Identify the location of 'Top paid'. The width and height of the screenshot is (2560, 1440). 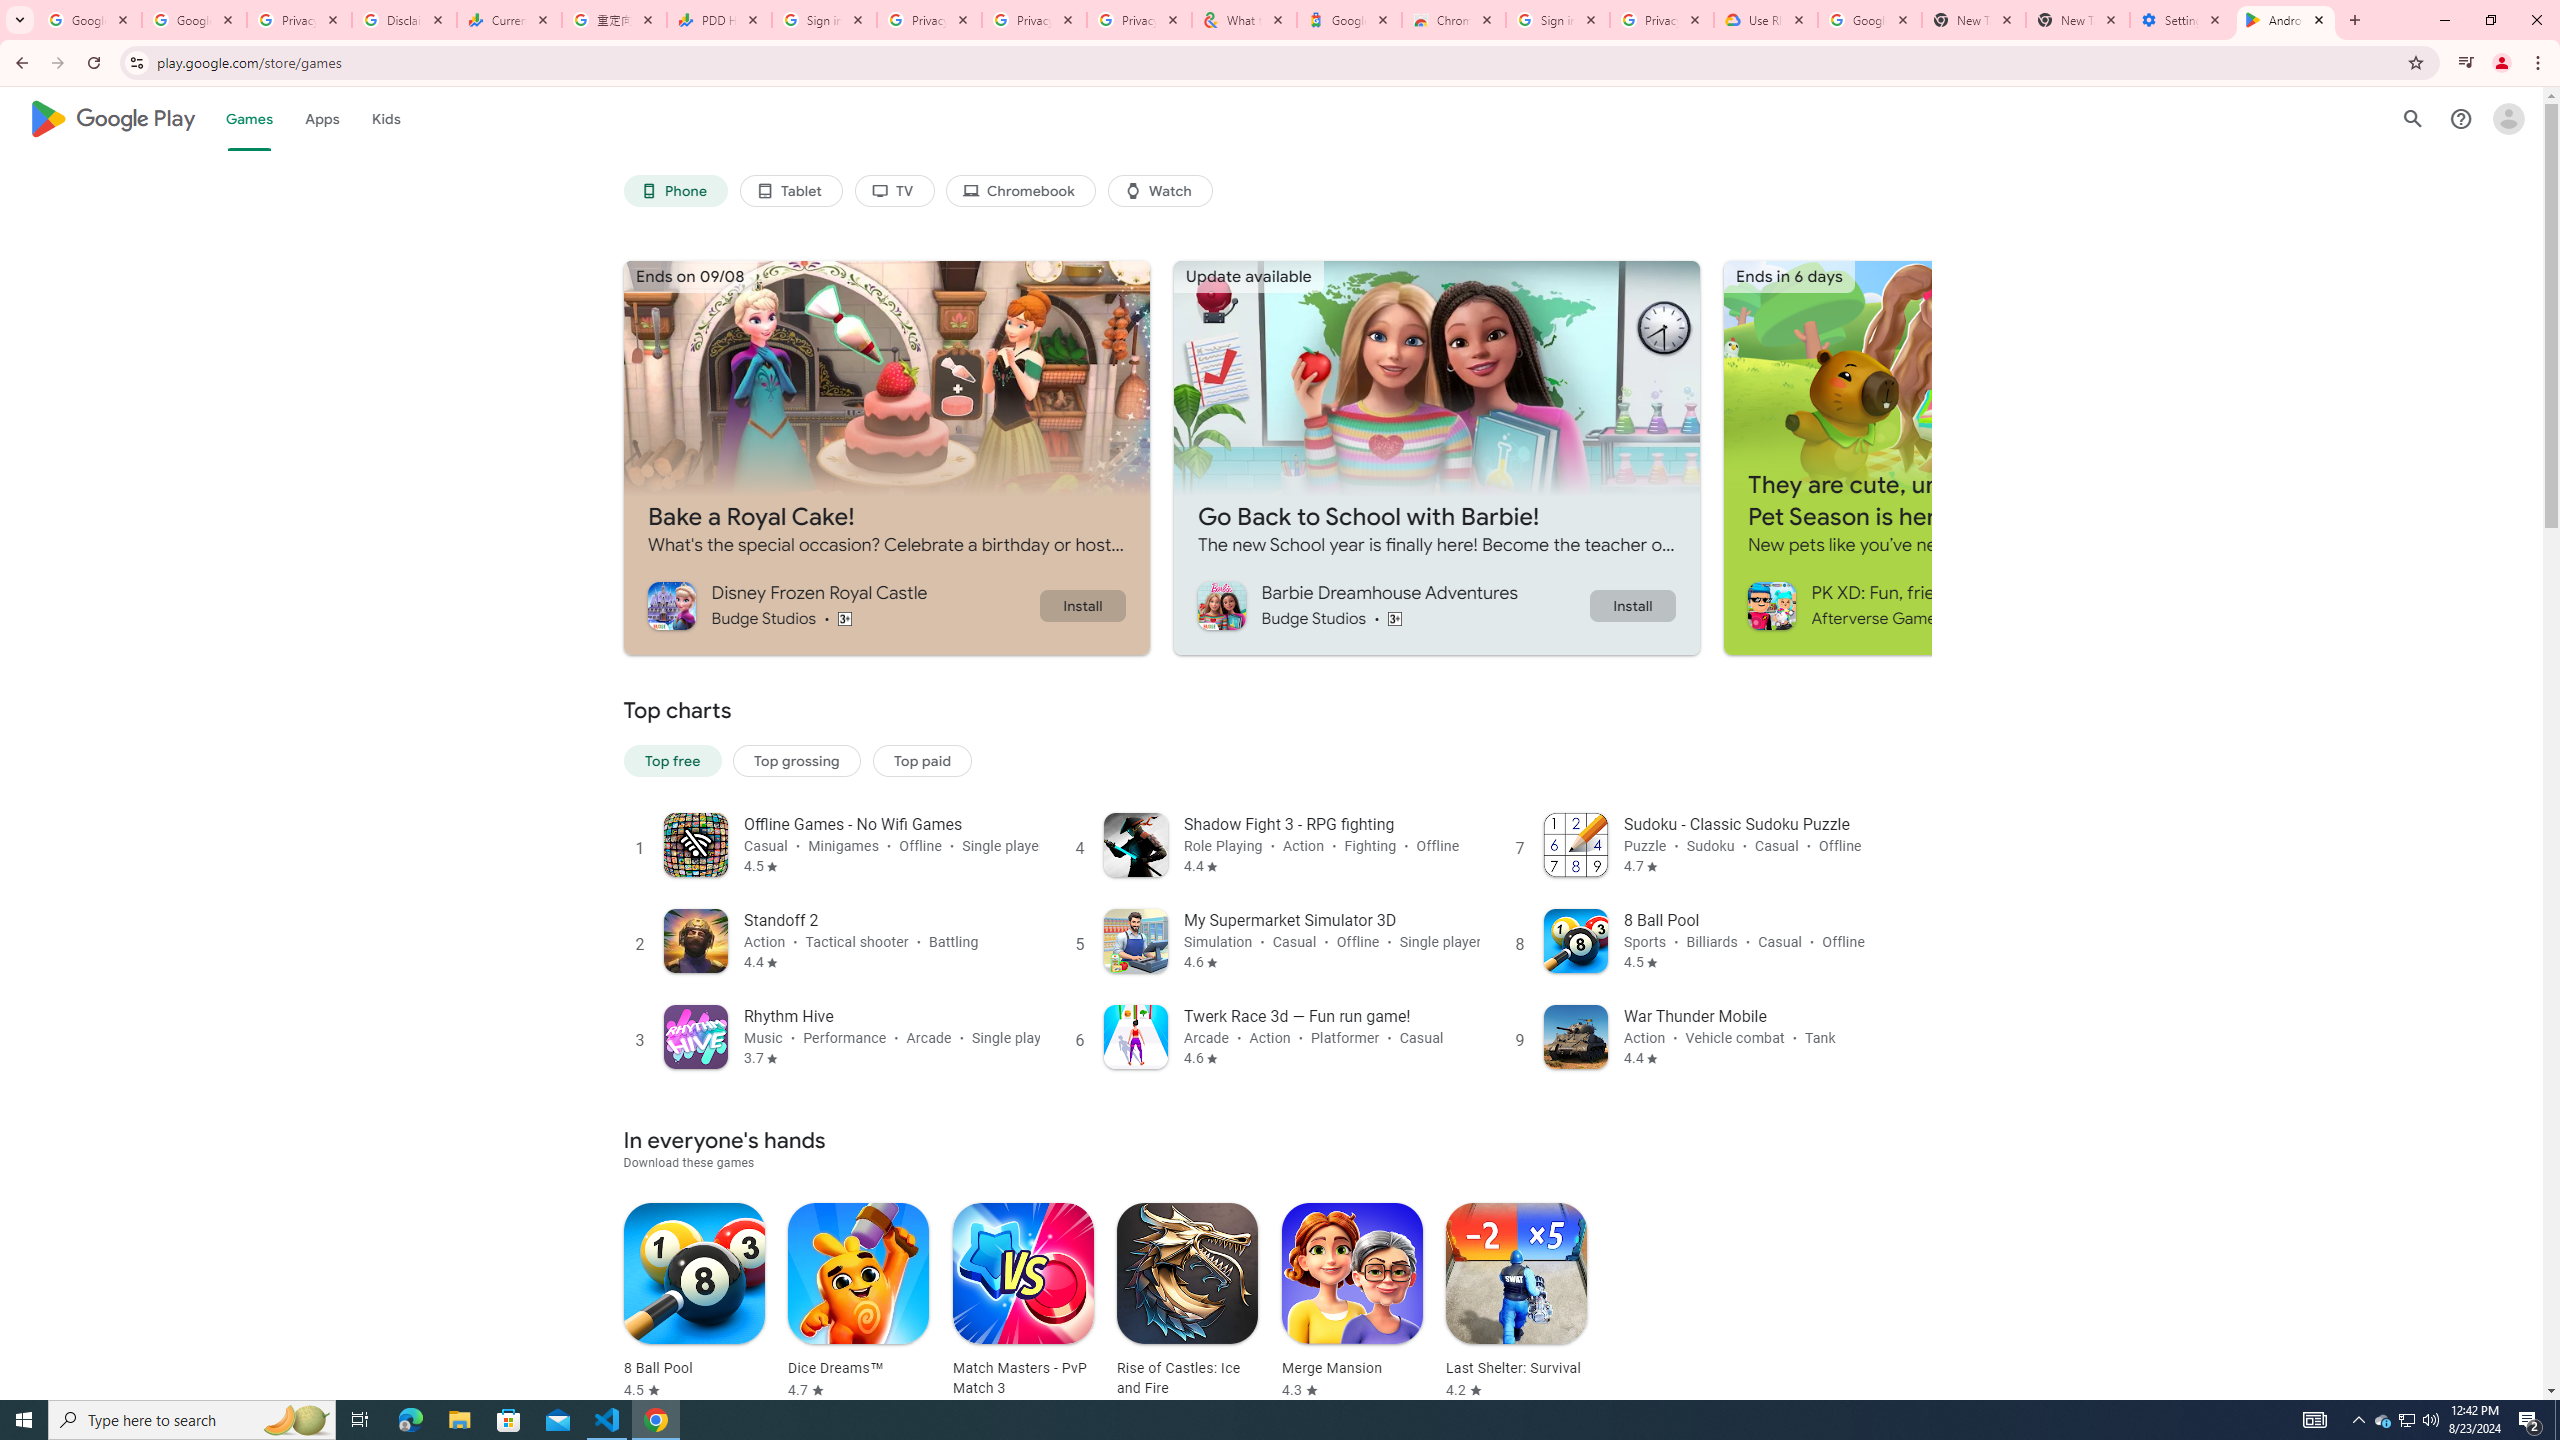
(921, 761).